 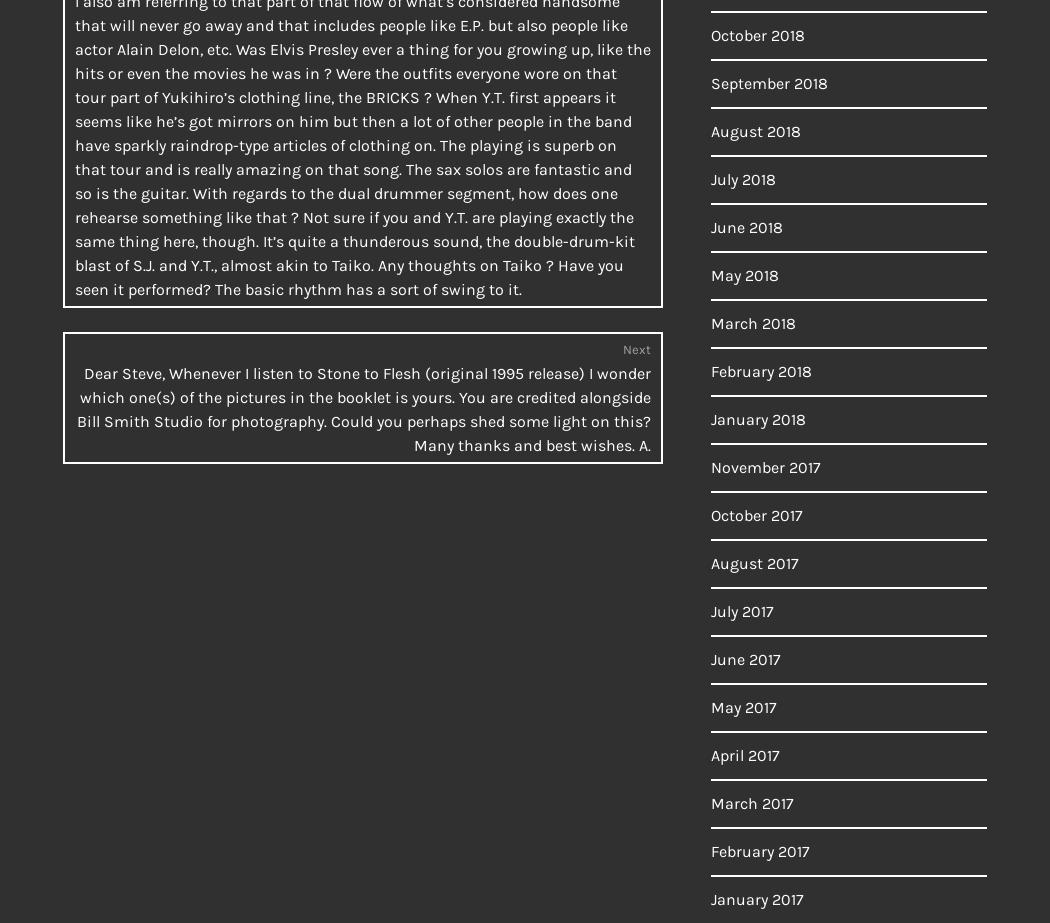 What do you see at coordinates (753, 323) in the screenshot?
I see `'March 2018'` at bounding box center [753, 323].